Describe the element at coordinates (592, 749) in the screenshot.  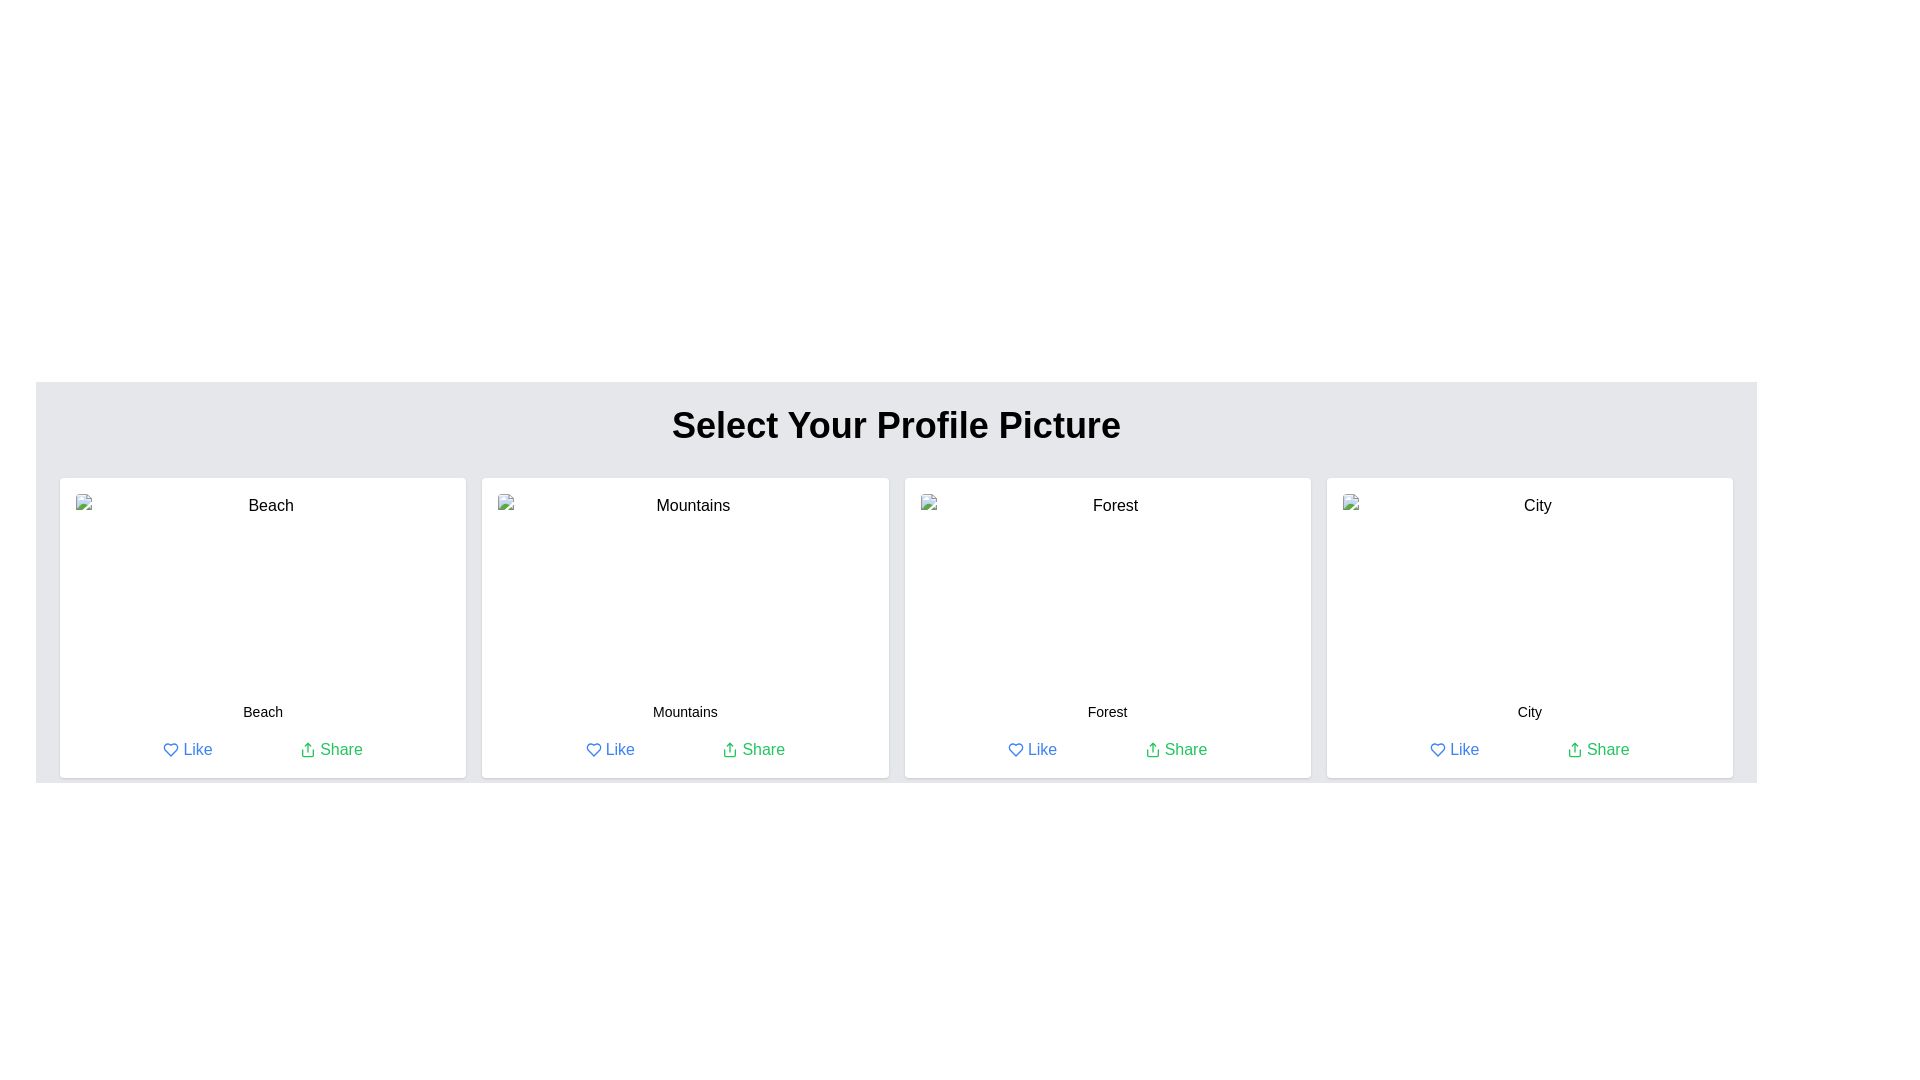
I see `the heart icon located within the 'Like' button group, positioned at the left side of the 'Like' text under the 'Mountains' section` at that location.